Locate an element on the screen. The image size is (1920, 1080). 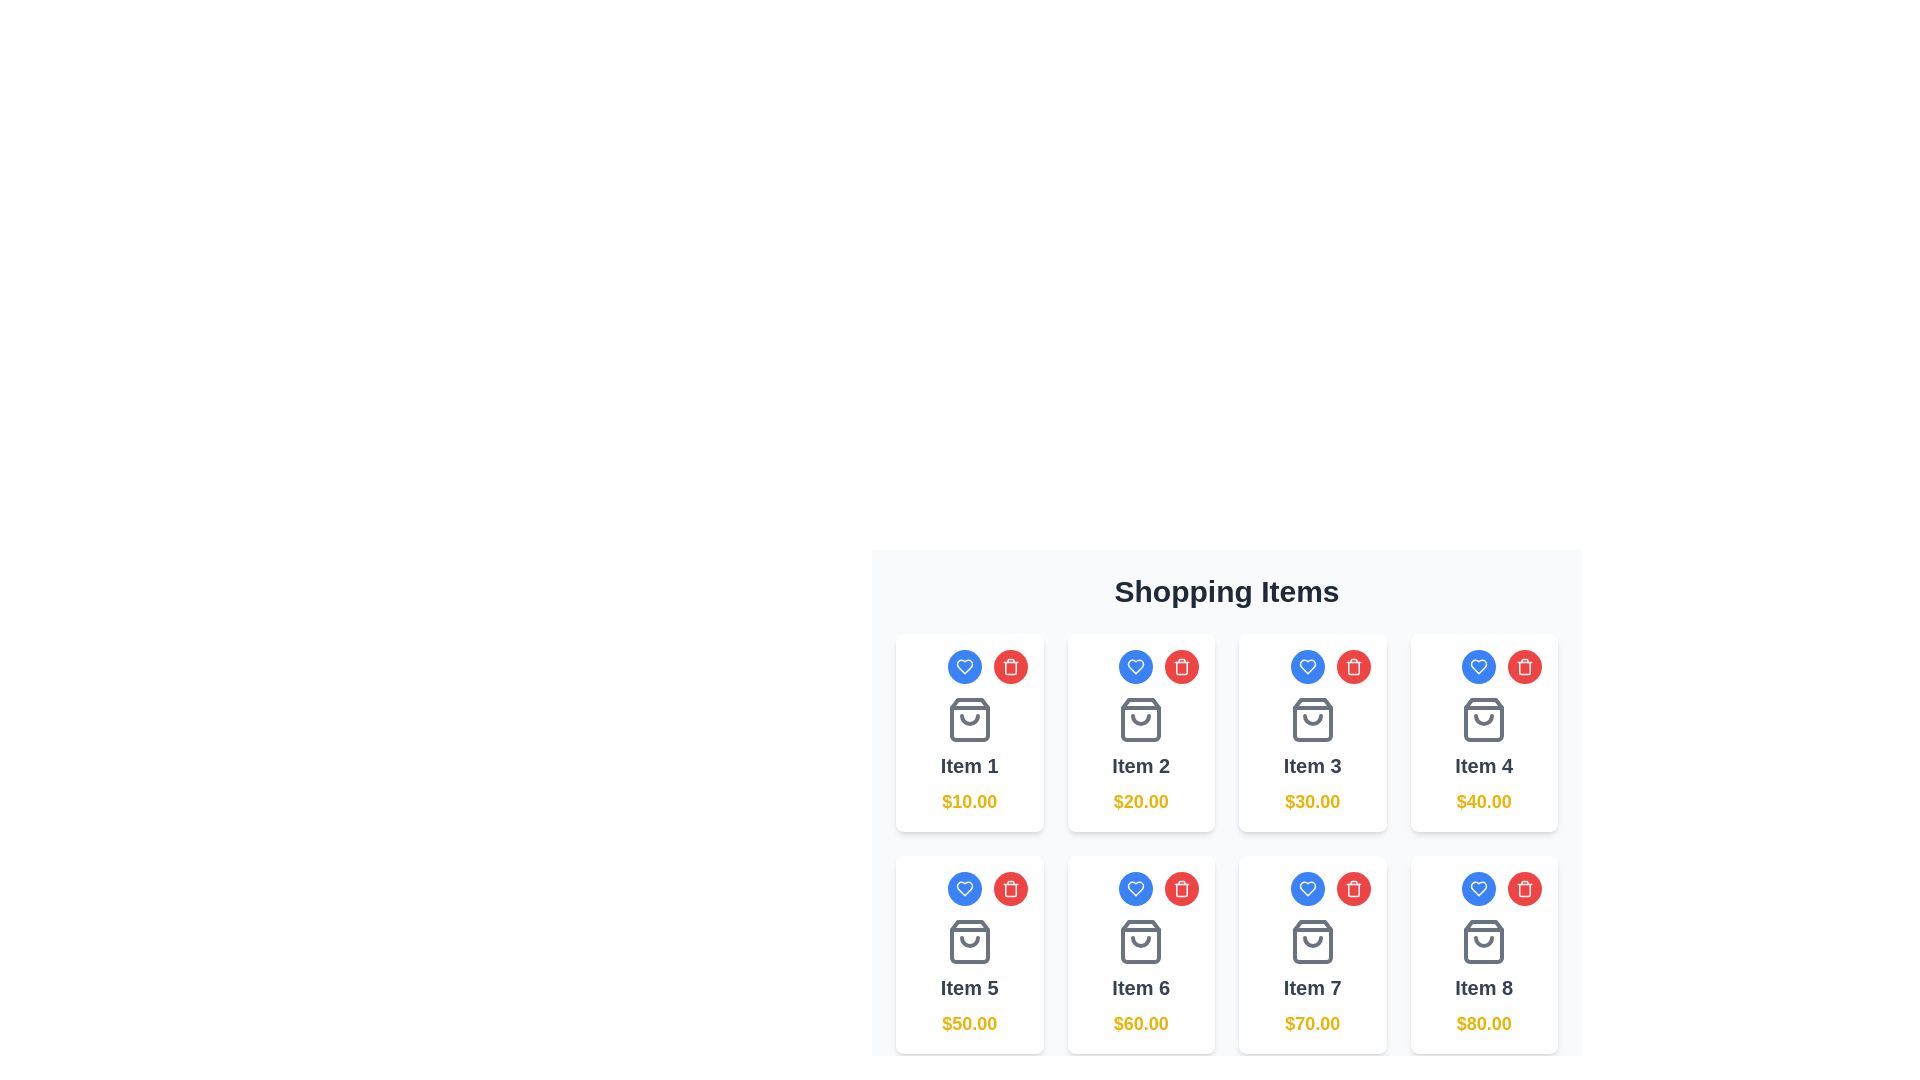
the graphical icon resembling a structured bag with handles, located in the top section of the first card labeled 'Item 1' in a grid layout is located at coordinates (969, 720).